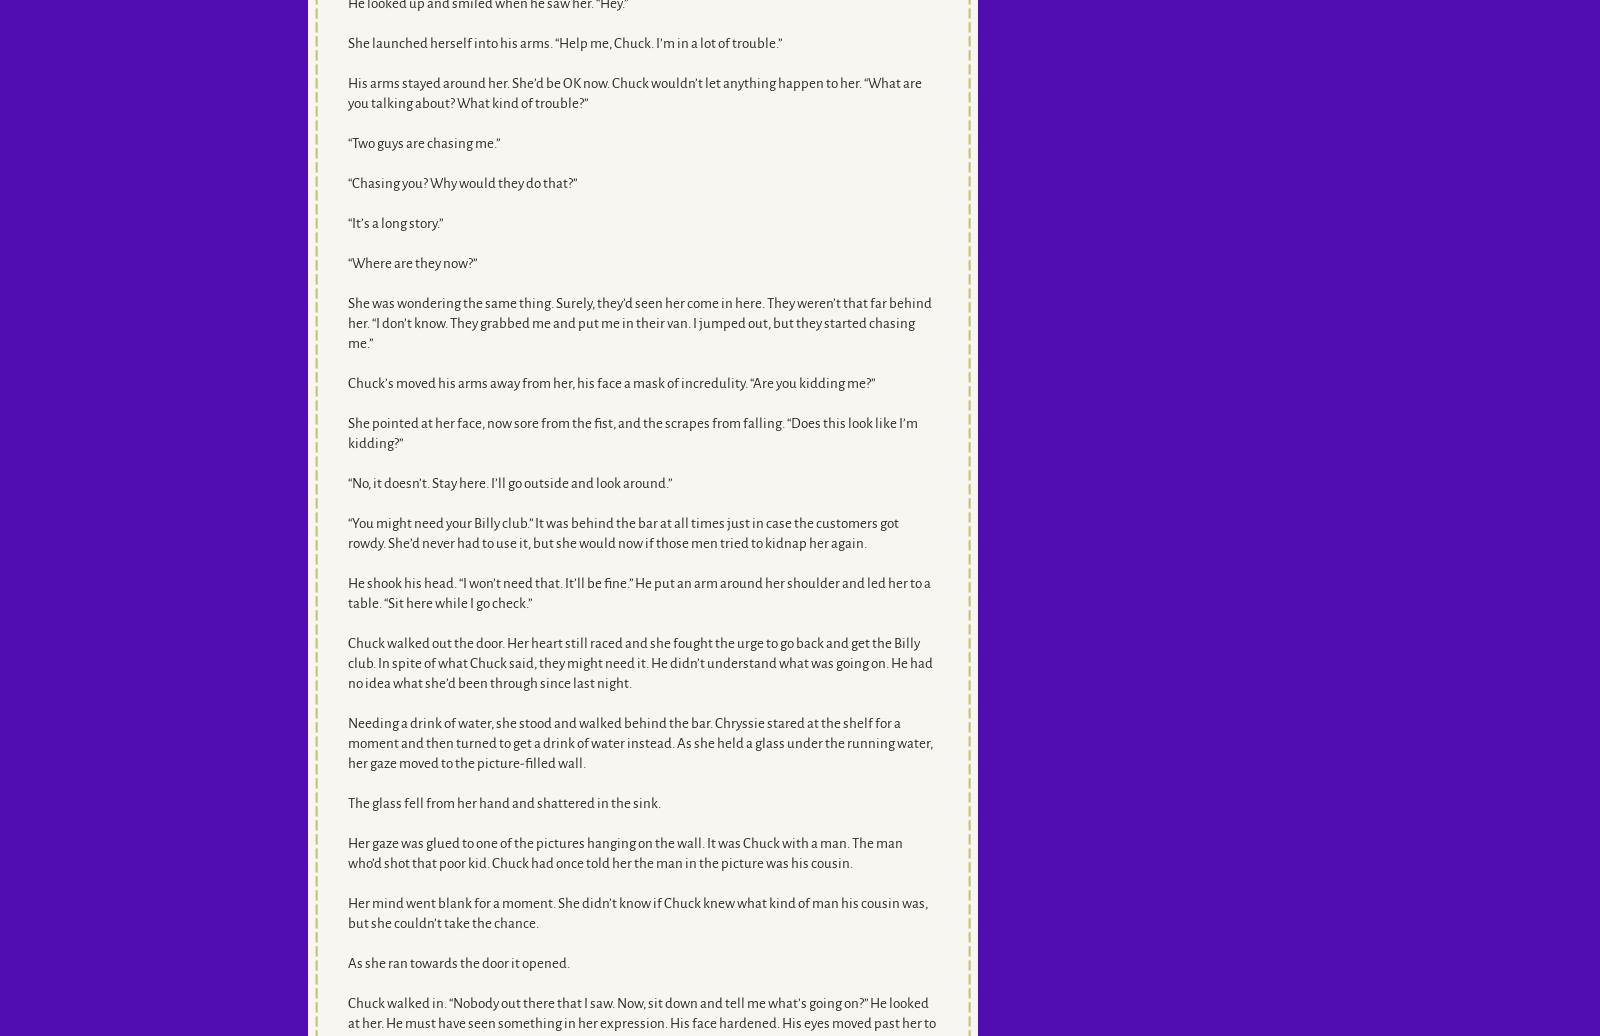 This screenshot has width=1600, height=1036. I want to click on '“No, it doesn’t. Stay here. I’ll go outside and look around.”', so click(507, 483).